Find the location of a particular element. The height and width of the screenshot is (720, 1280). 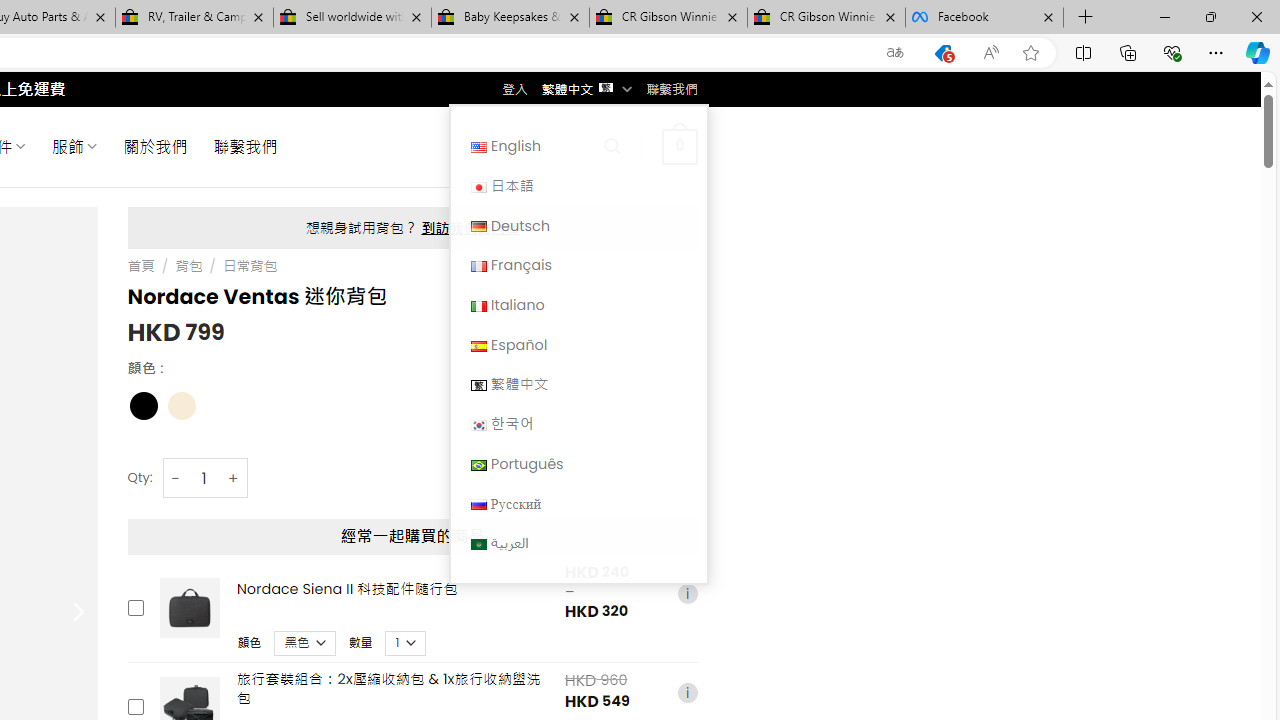

' Italiano' is located at coordinates (577, 304).